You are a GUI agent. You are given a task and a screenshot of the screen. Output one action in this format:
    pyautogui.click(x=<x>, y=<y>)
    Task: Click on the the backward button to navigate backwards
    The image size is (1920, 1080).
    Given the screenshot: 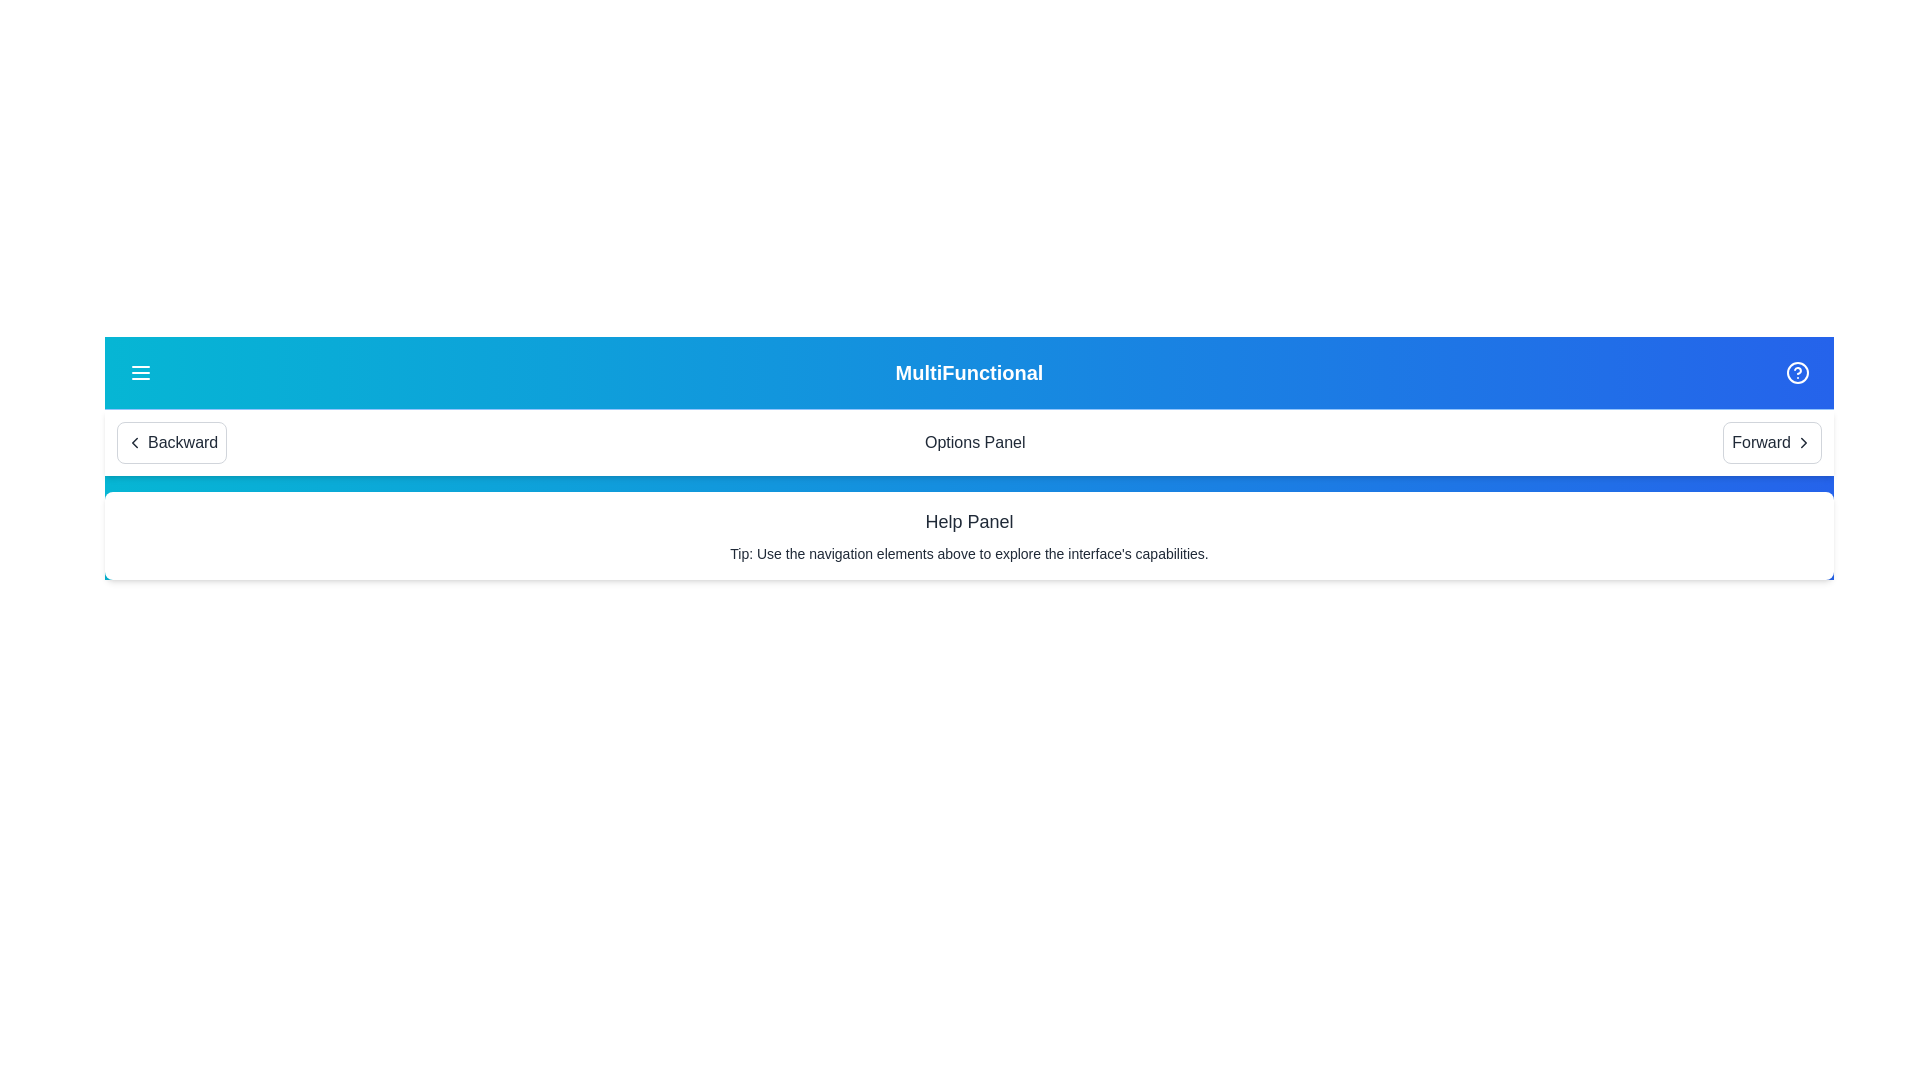 What is the action you would take?
    pyautogui.click(x=172, y=442)
    